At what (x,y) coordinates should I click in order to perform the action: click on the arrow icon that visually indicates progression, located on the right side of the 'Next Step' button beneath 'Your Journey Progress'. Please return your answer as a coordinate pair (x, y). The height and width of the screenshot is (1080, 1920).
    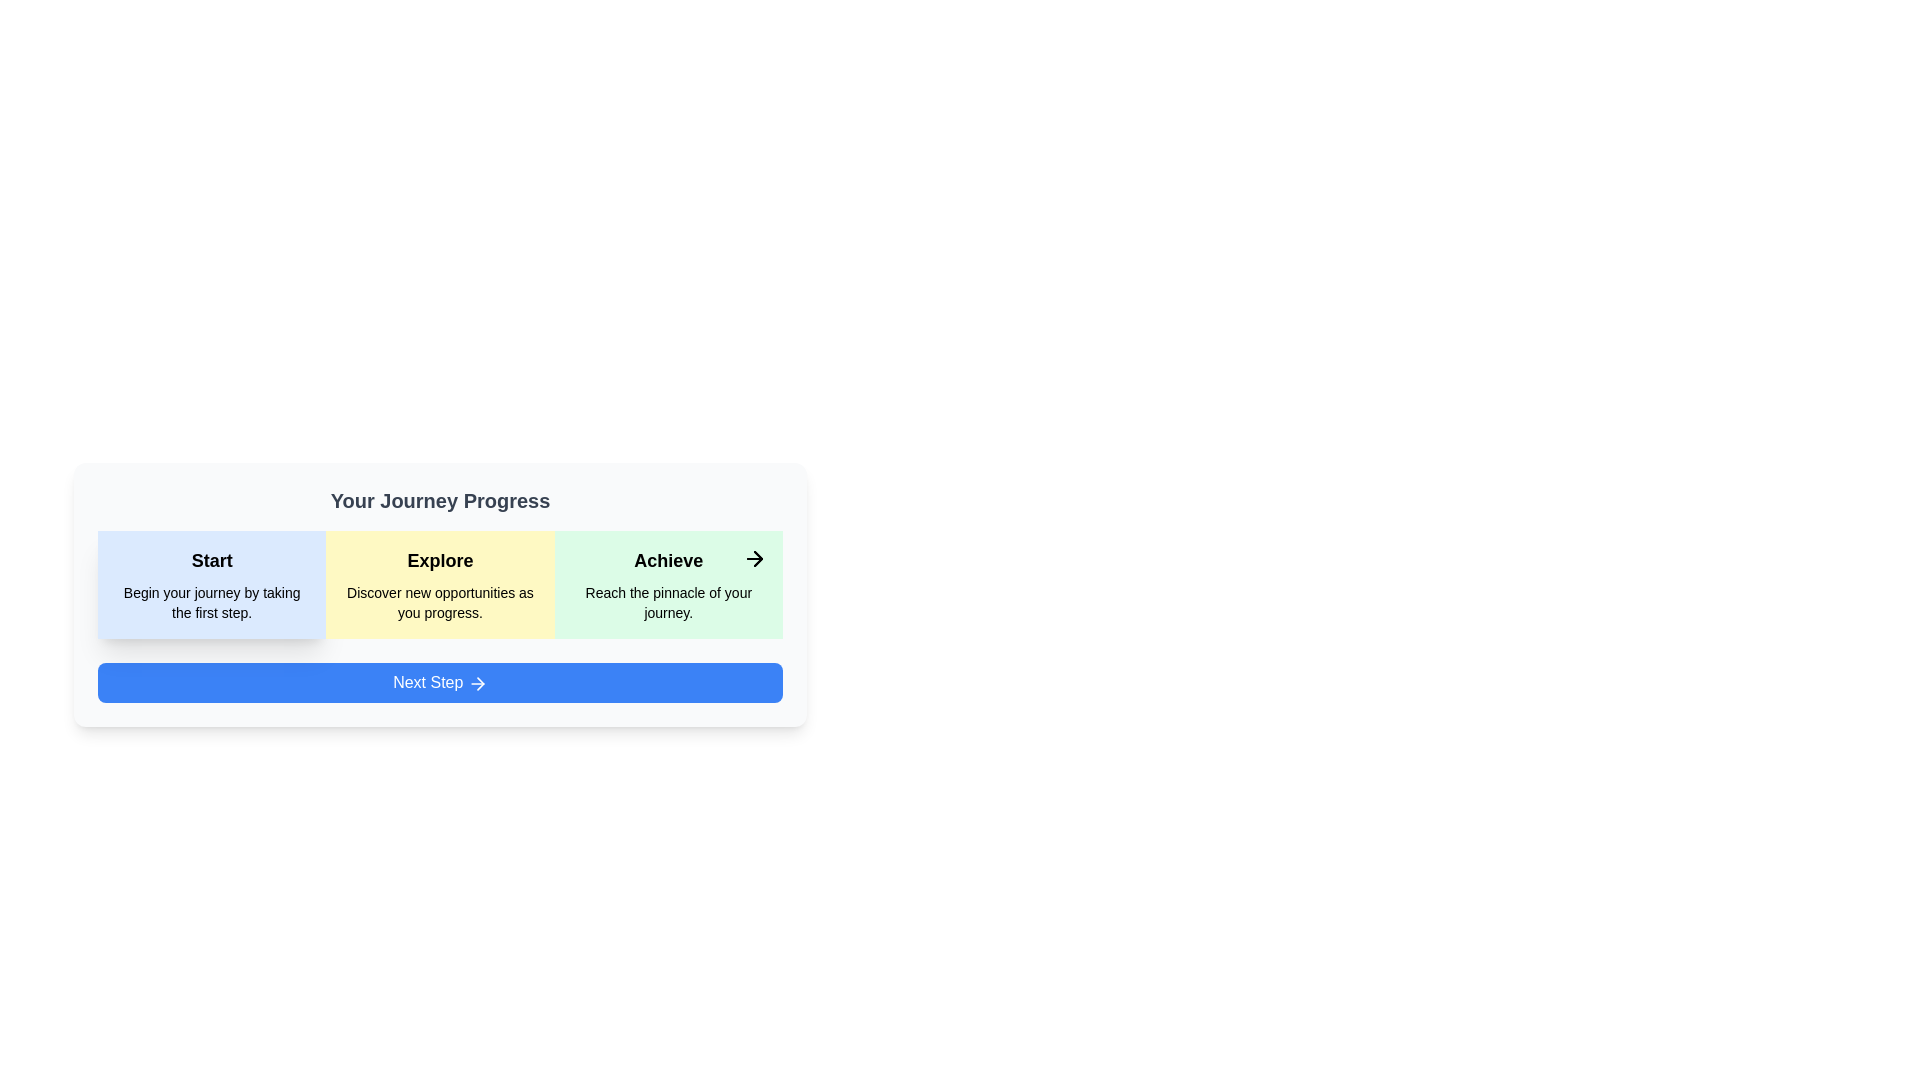
    Looking at the image, I should click on (476, 682).